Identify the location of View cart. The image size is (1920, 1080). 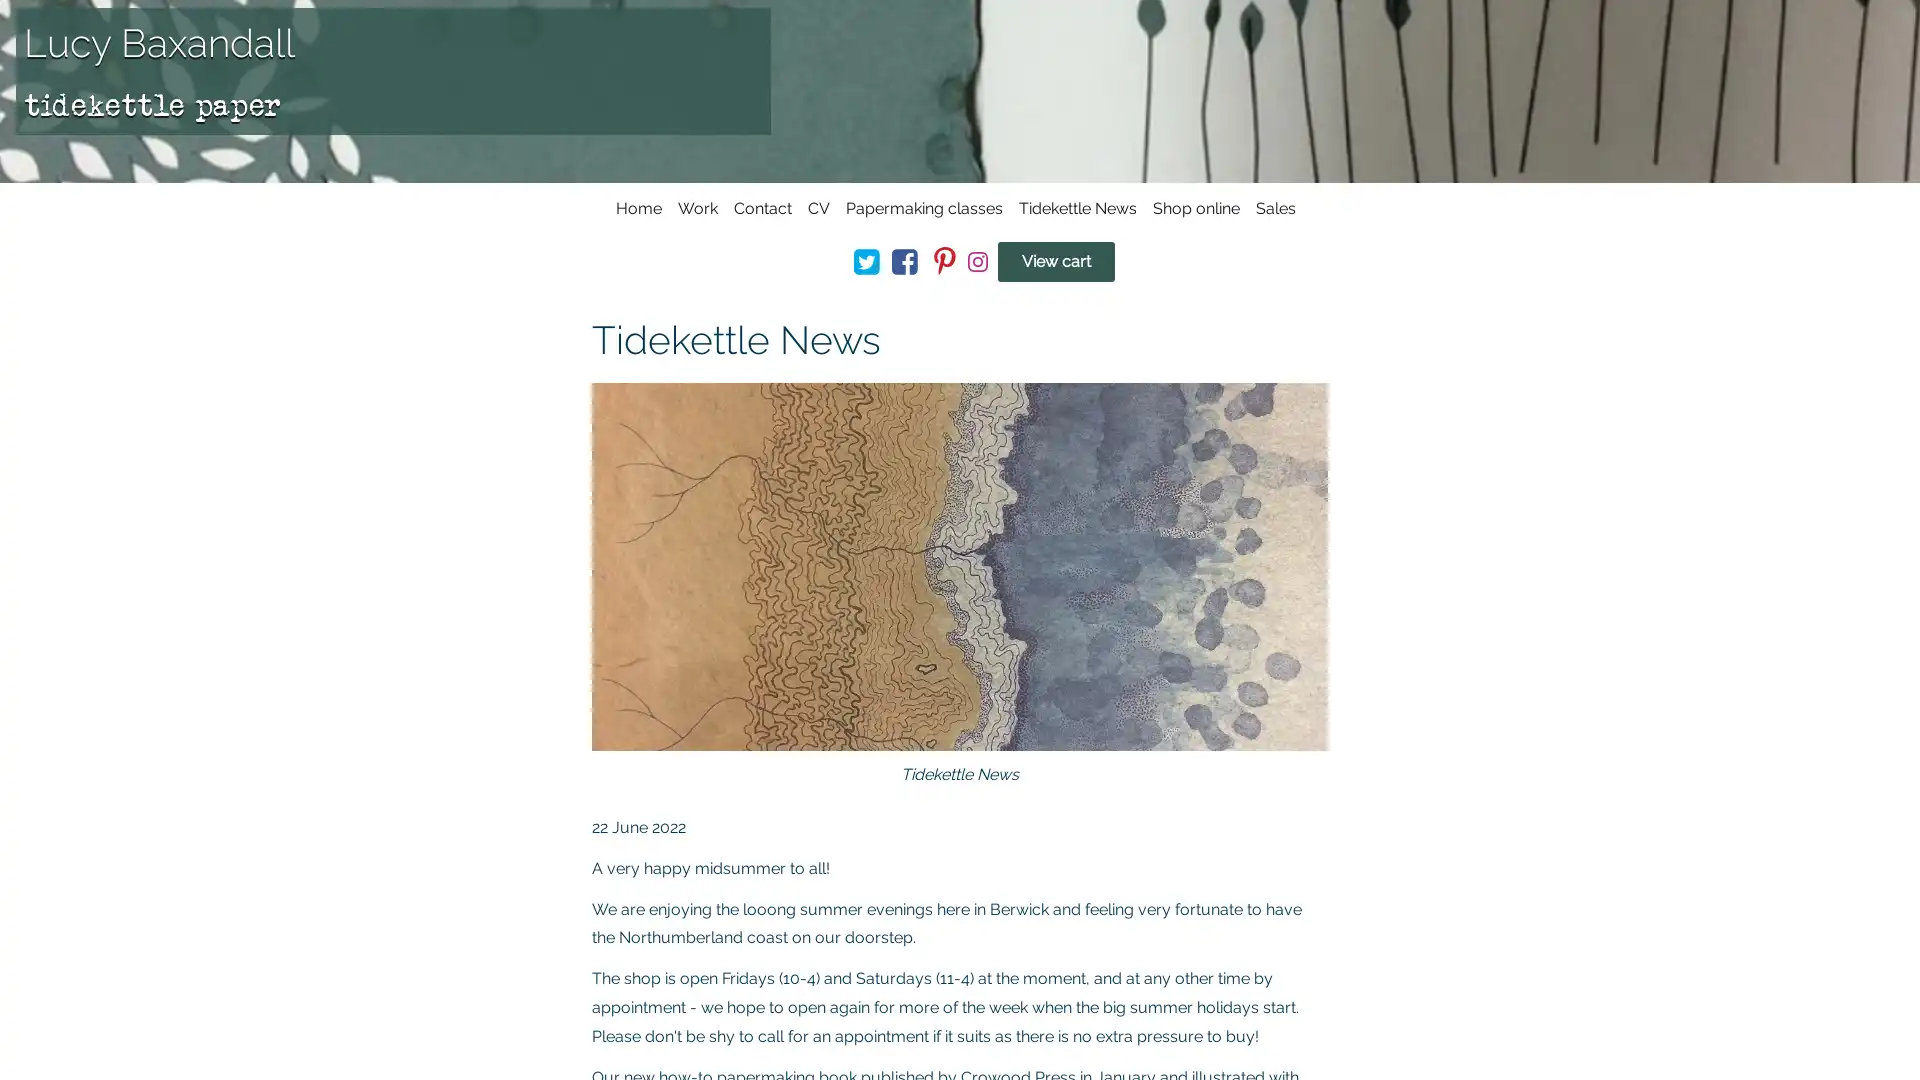
(1054, 261).